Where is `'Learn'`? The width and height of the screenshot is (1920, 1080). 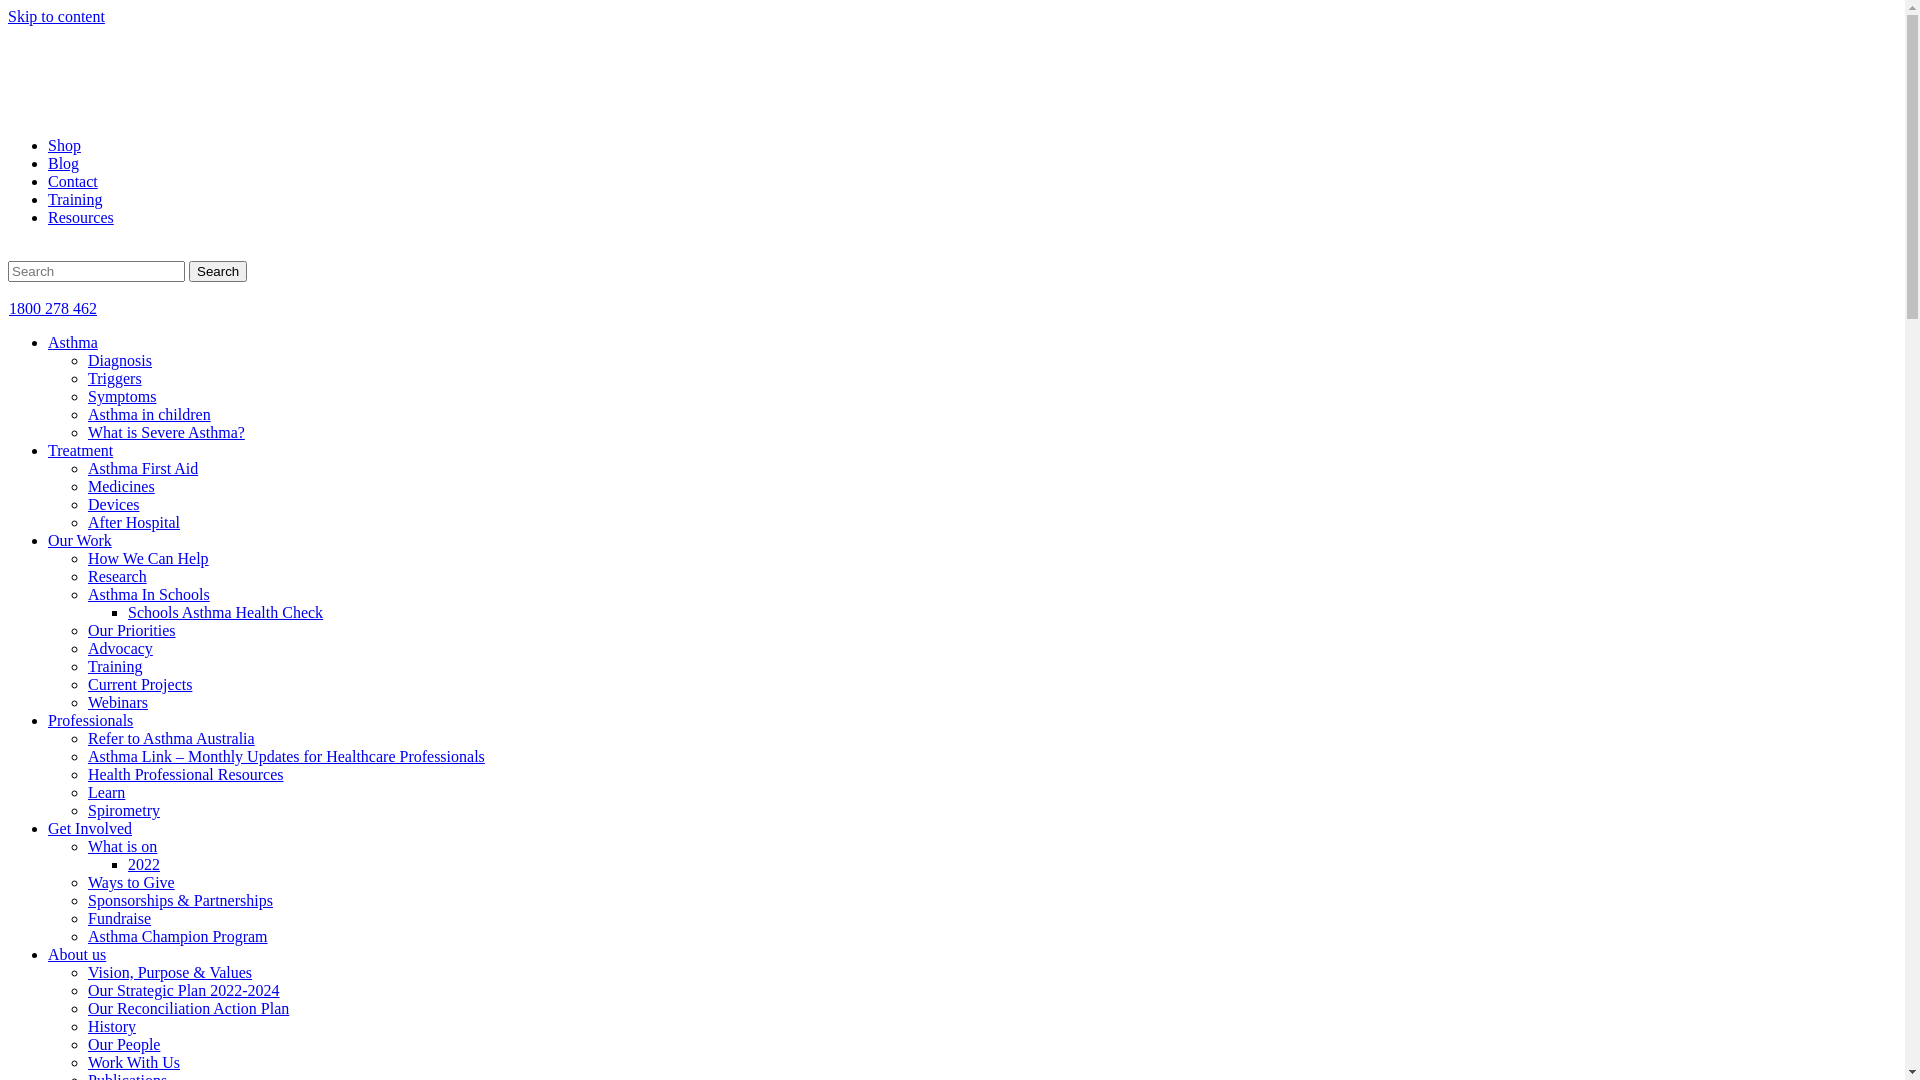
'Learn' is located at coordinates (86, 791).